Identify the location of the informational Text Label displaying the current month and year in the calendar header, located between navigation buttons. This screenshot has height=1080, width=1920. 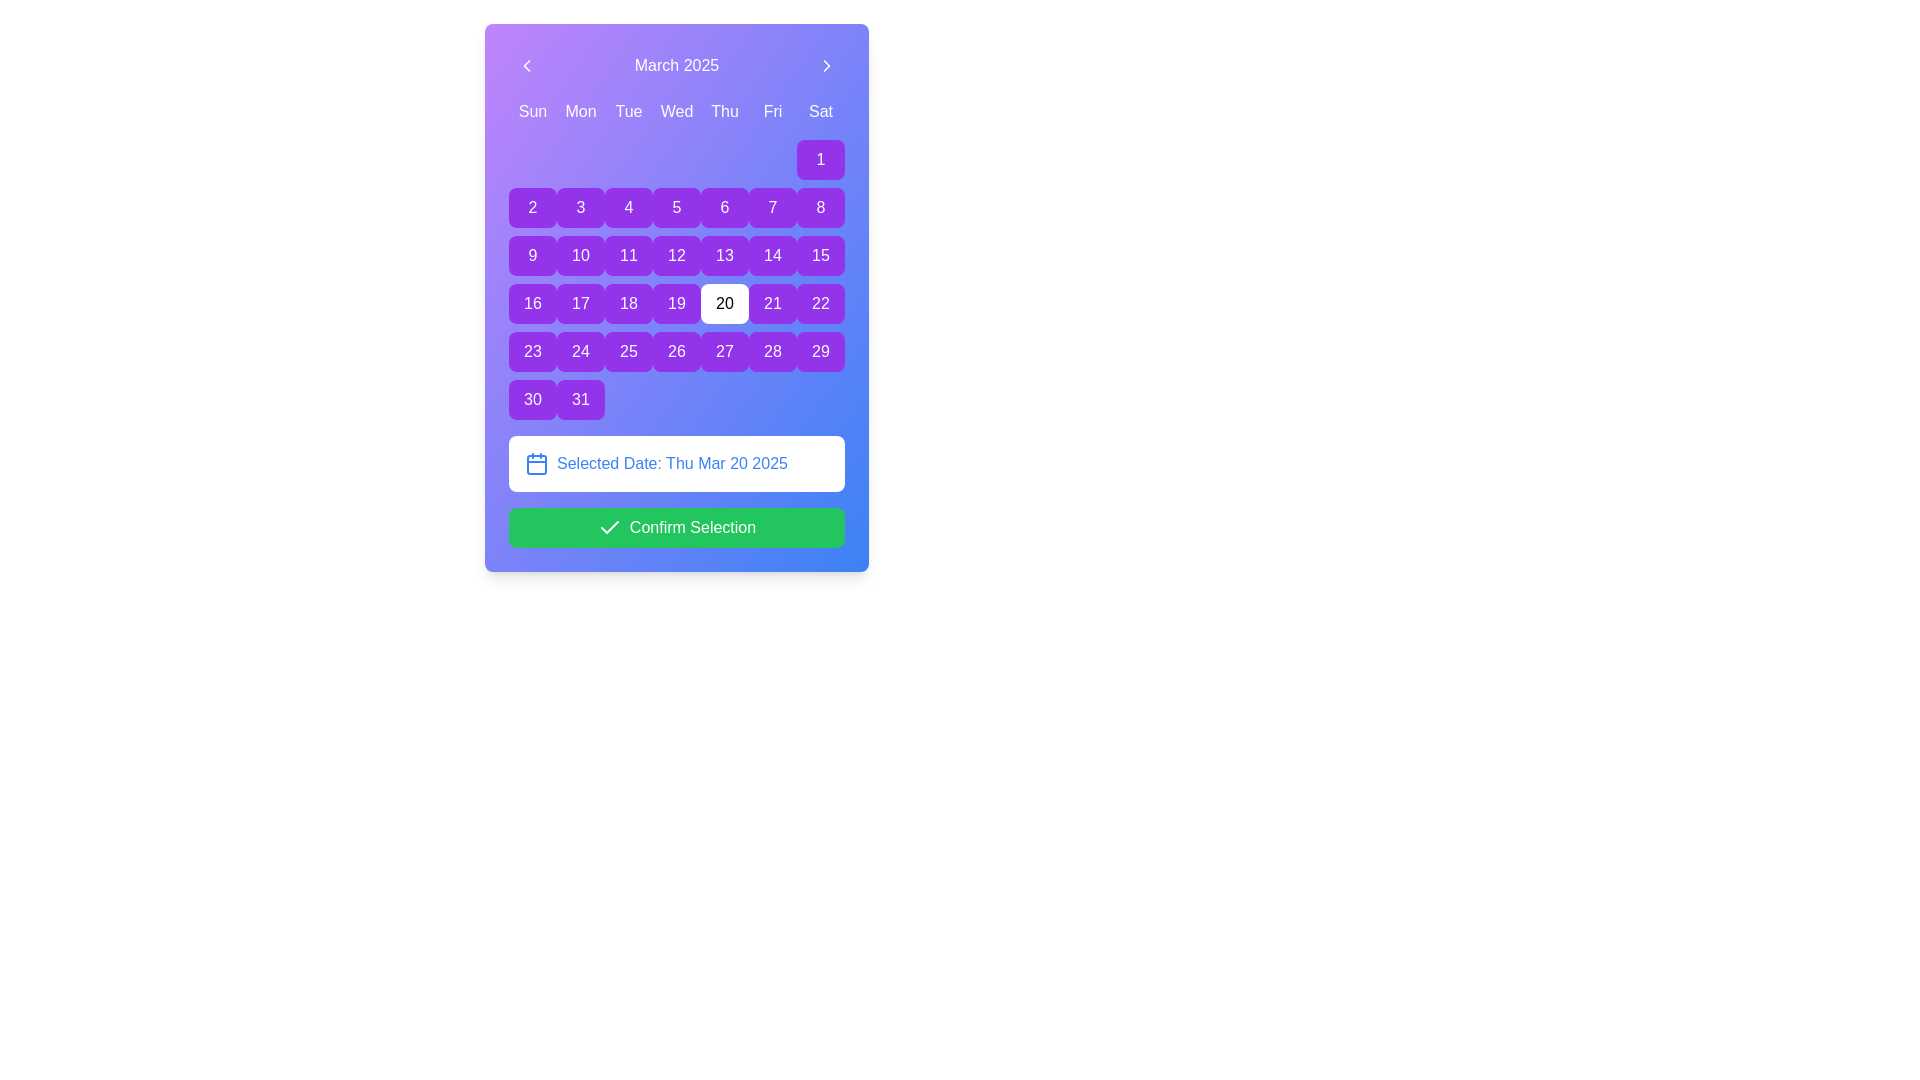
(676, 64).